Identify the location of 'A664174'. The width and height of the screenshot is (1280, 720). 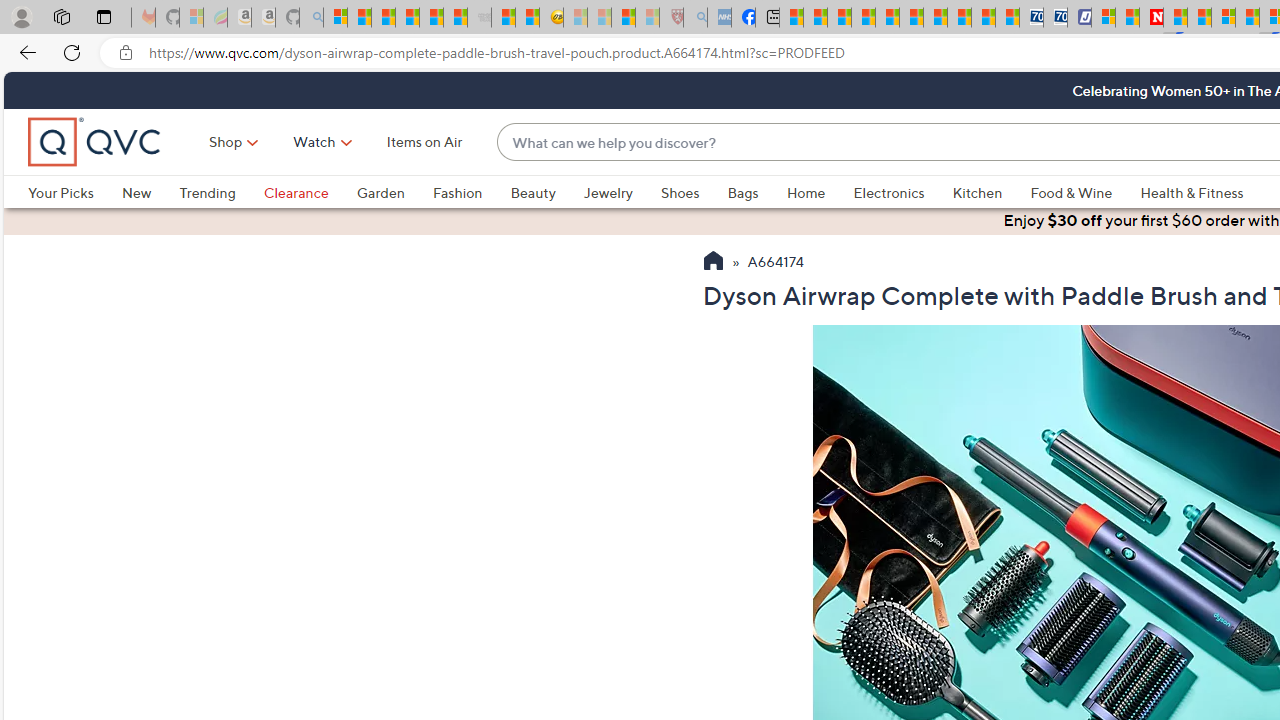
(775, 262).